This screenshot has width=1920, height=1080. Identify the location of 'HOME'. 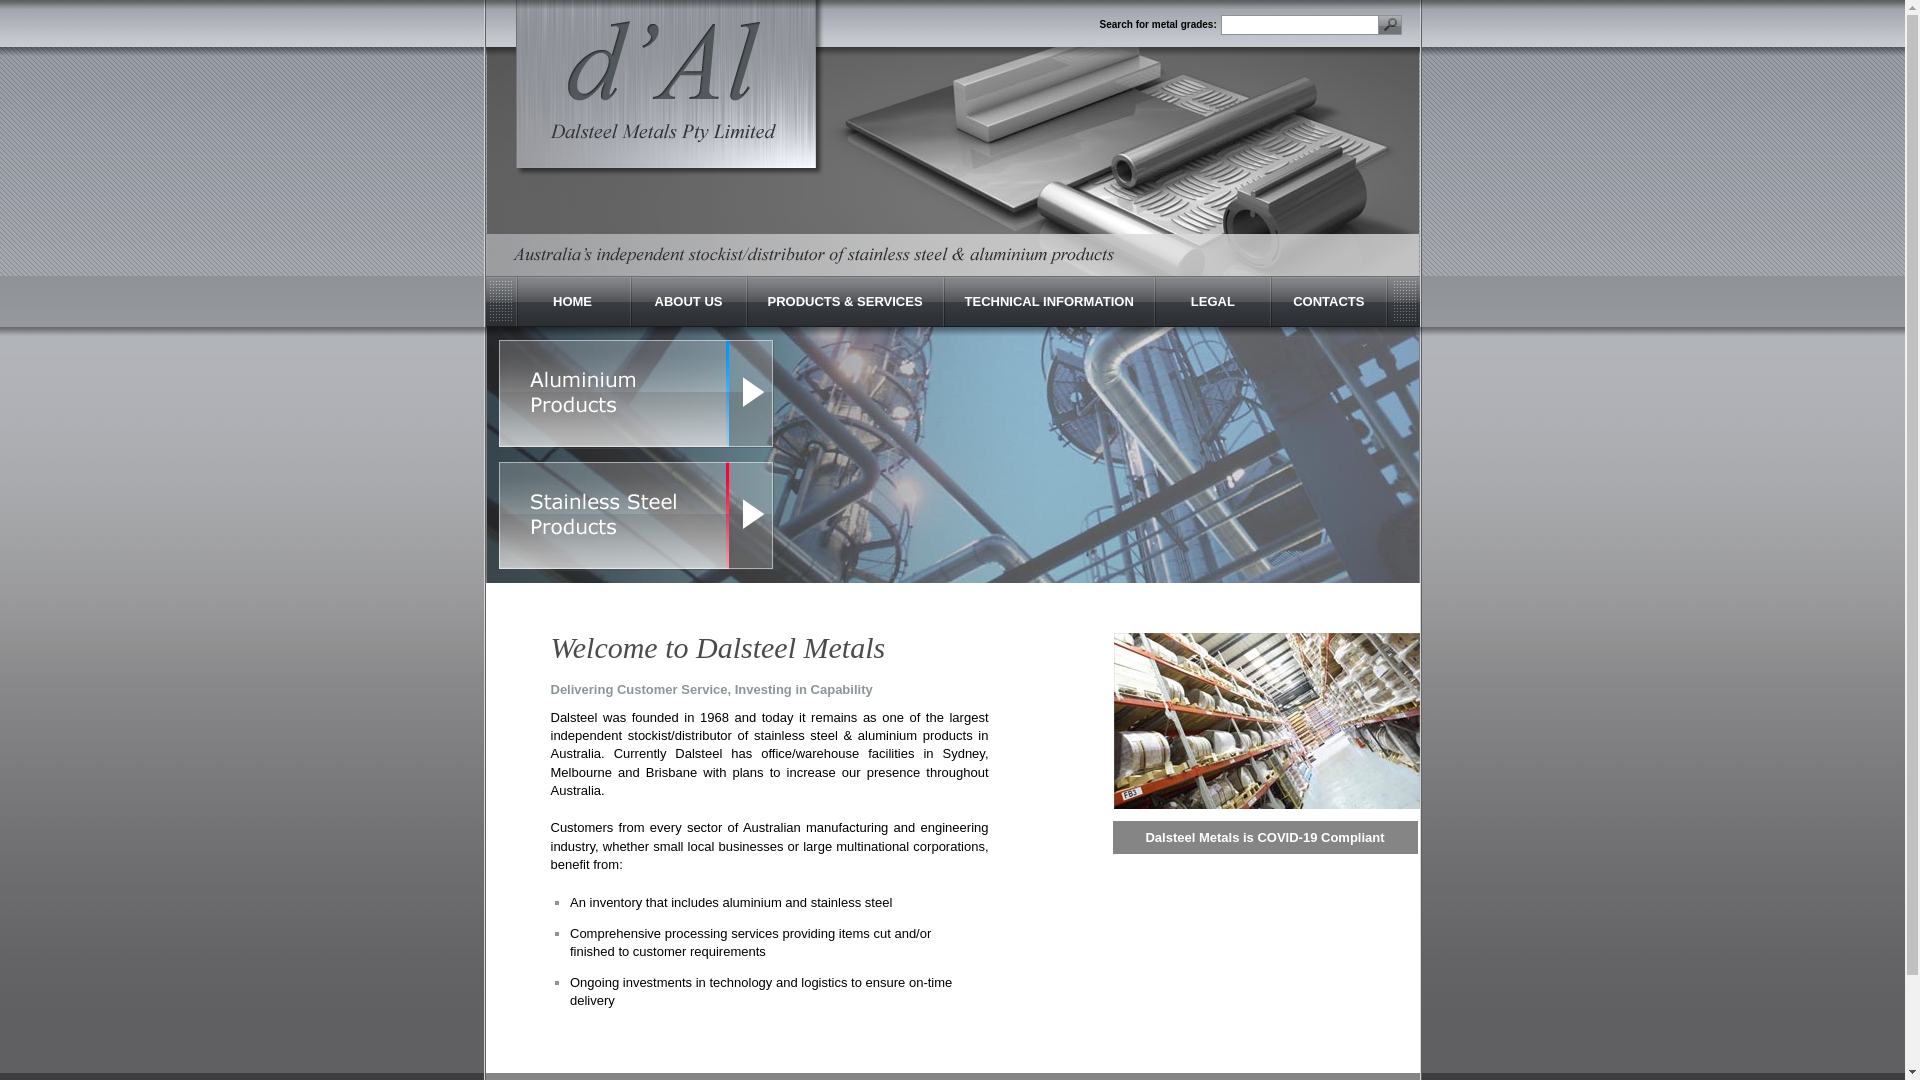
(573, 301).